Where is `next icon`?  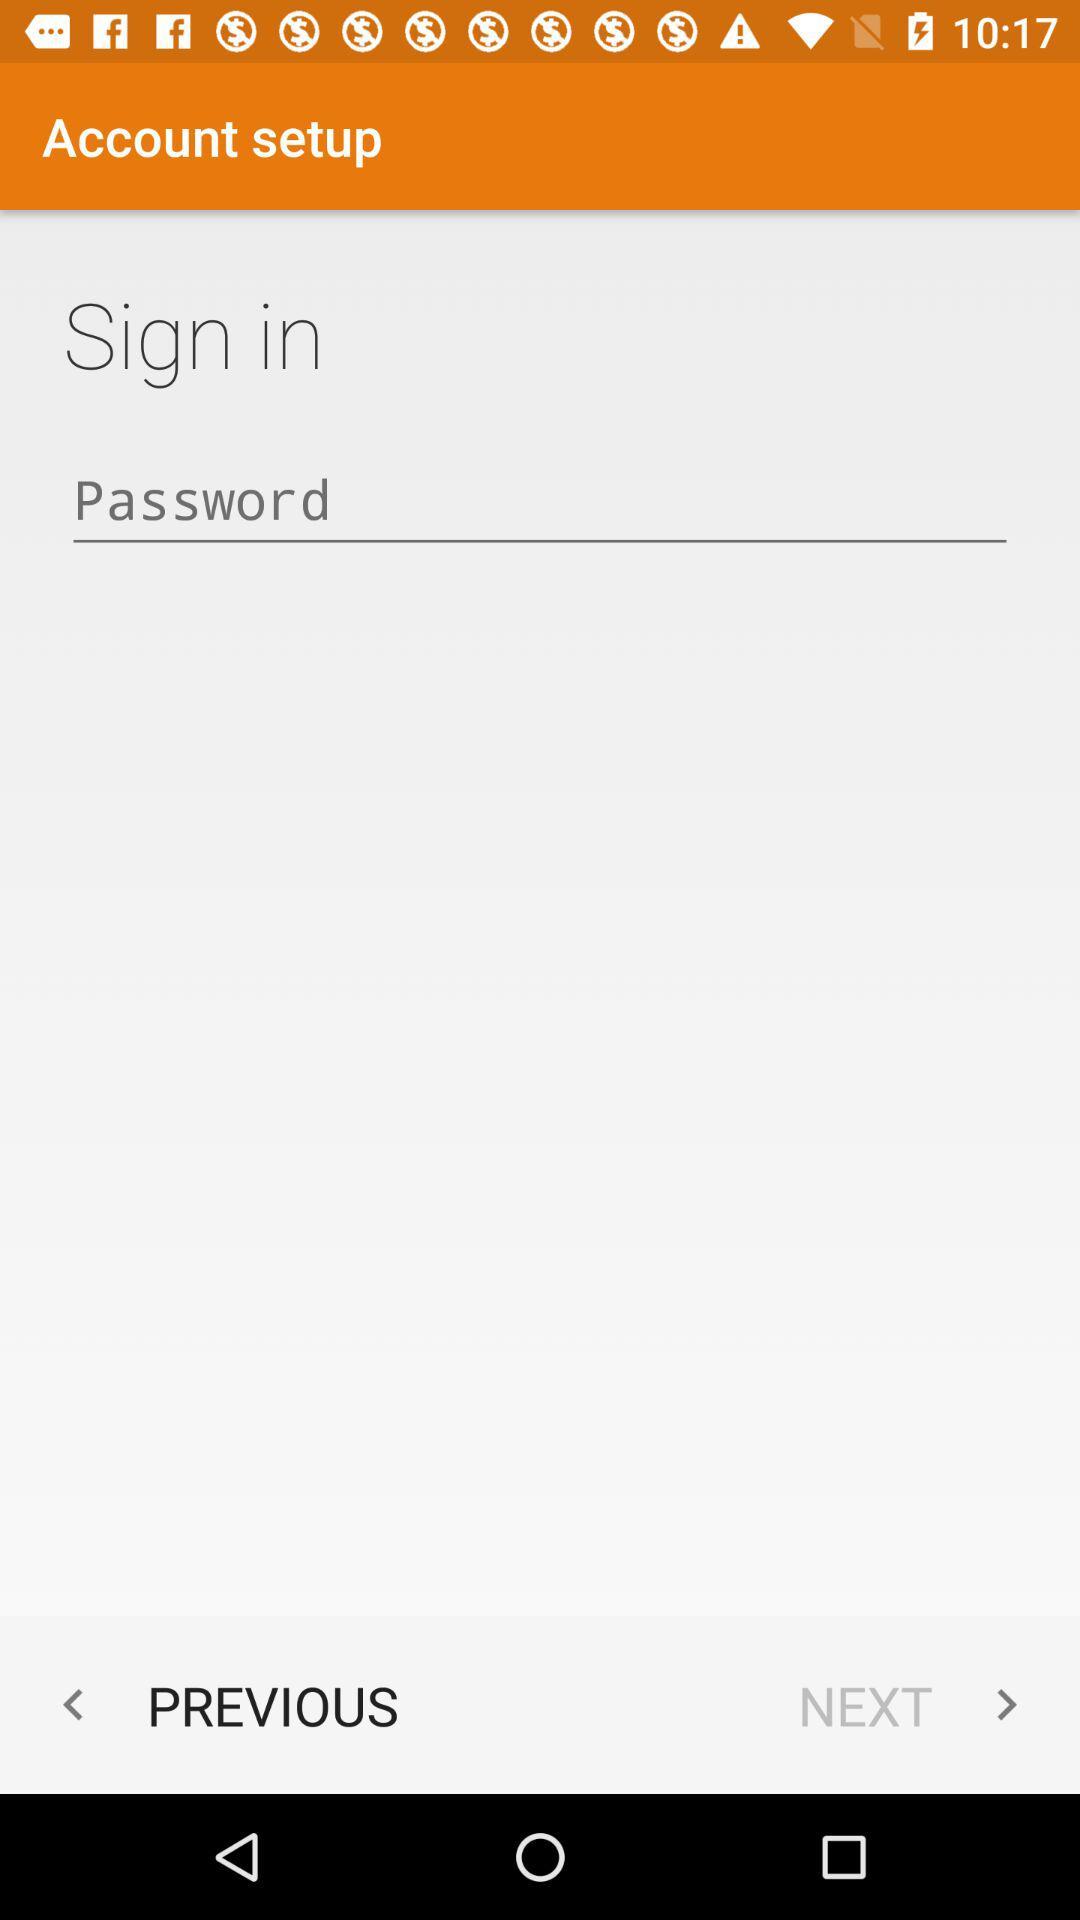
next icon is located at coordinates (918, 1704).